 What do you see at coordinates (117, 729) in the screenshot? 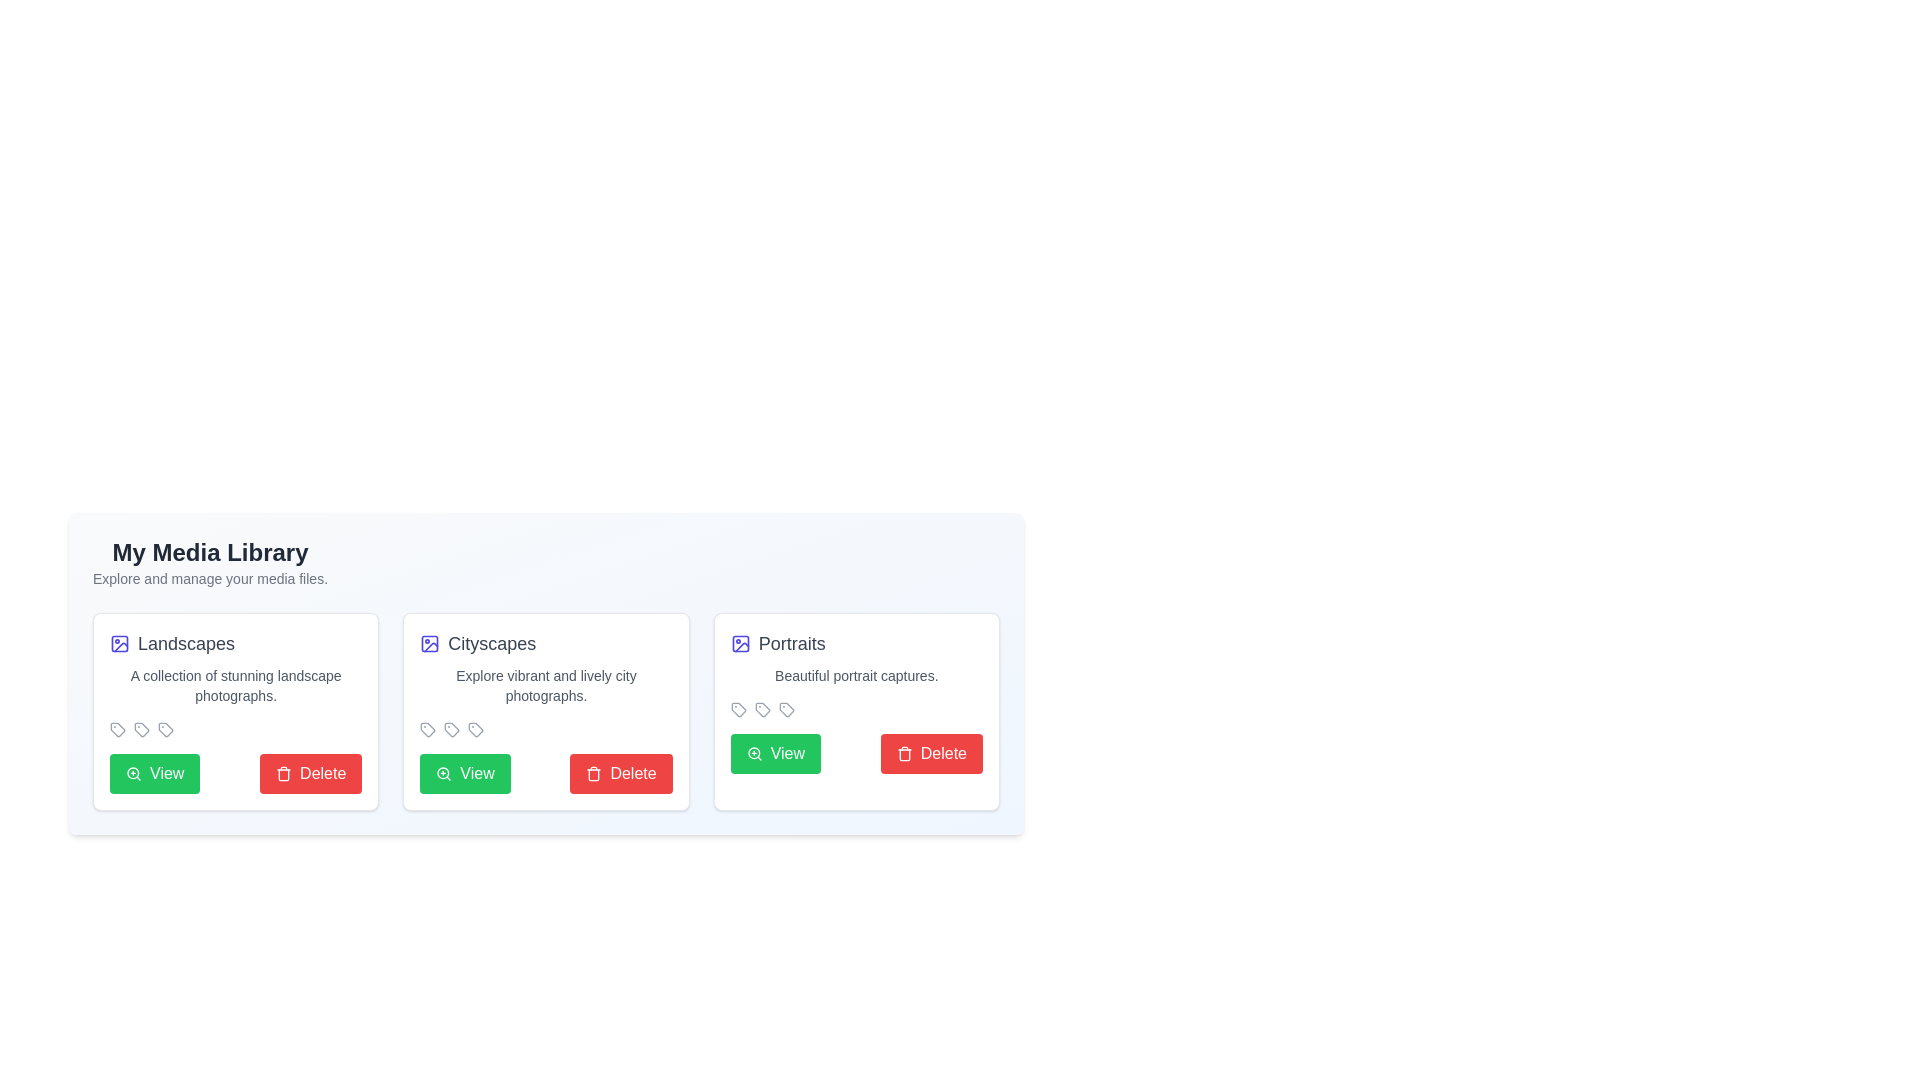
I see `the first tag icon, which is light gray and located at the top left corner of the 'Landscapes' card` at bounding box center [117, 729].